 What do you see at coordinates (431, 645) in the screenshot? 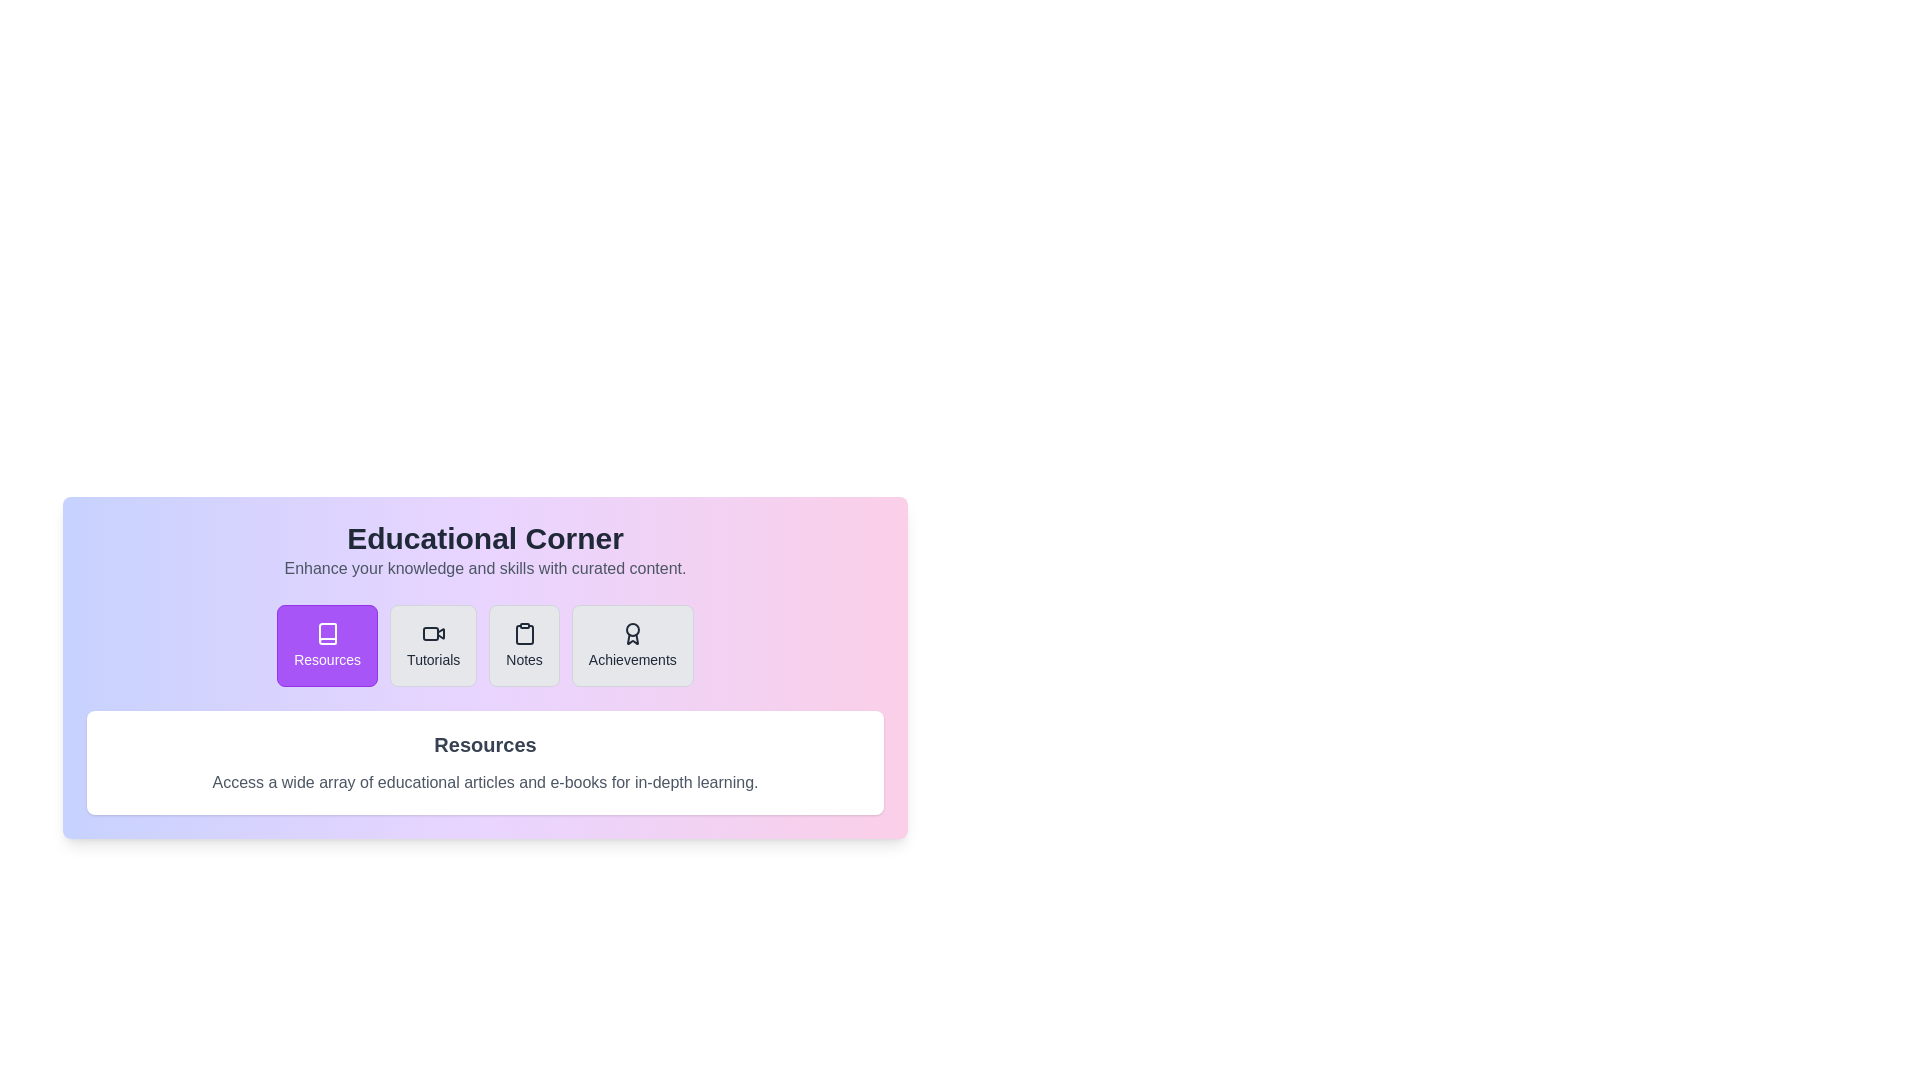
I see `the tab labeled Tutorials` at bounding box center [431, 645].